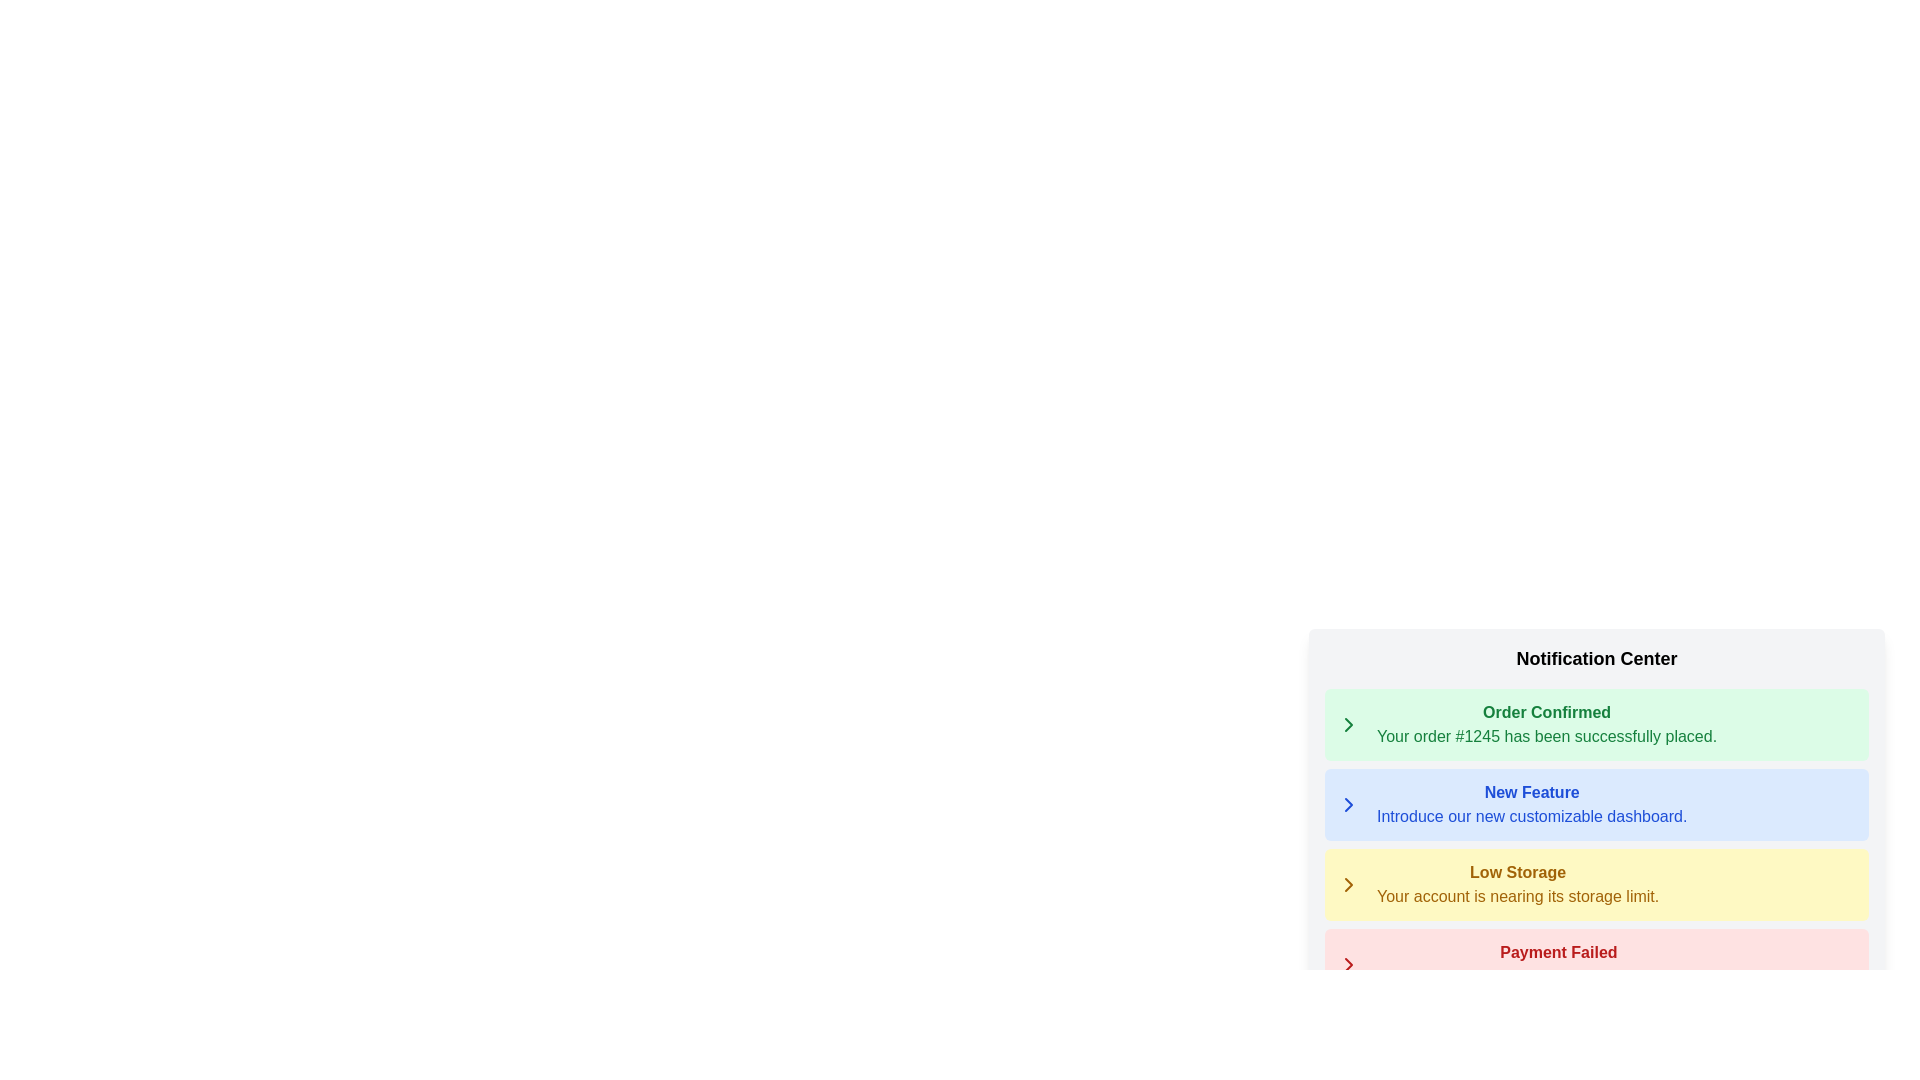  I want to click on the directional chevron icon located at the right end of the 'Payment Failed' notification entry in the Notification Center to initiate navigation, so click(1348, 963).